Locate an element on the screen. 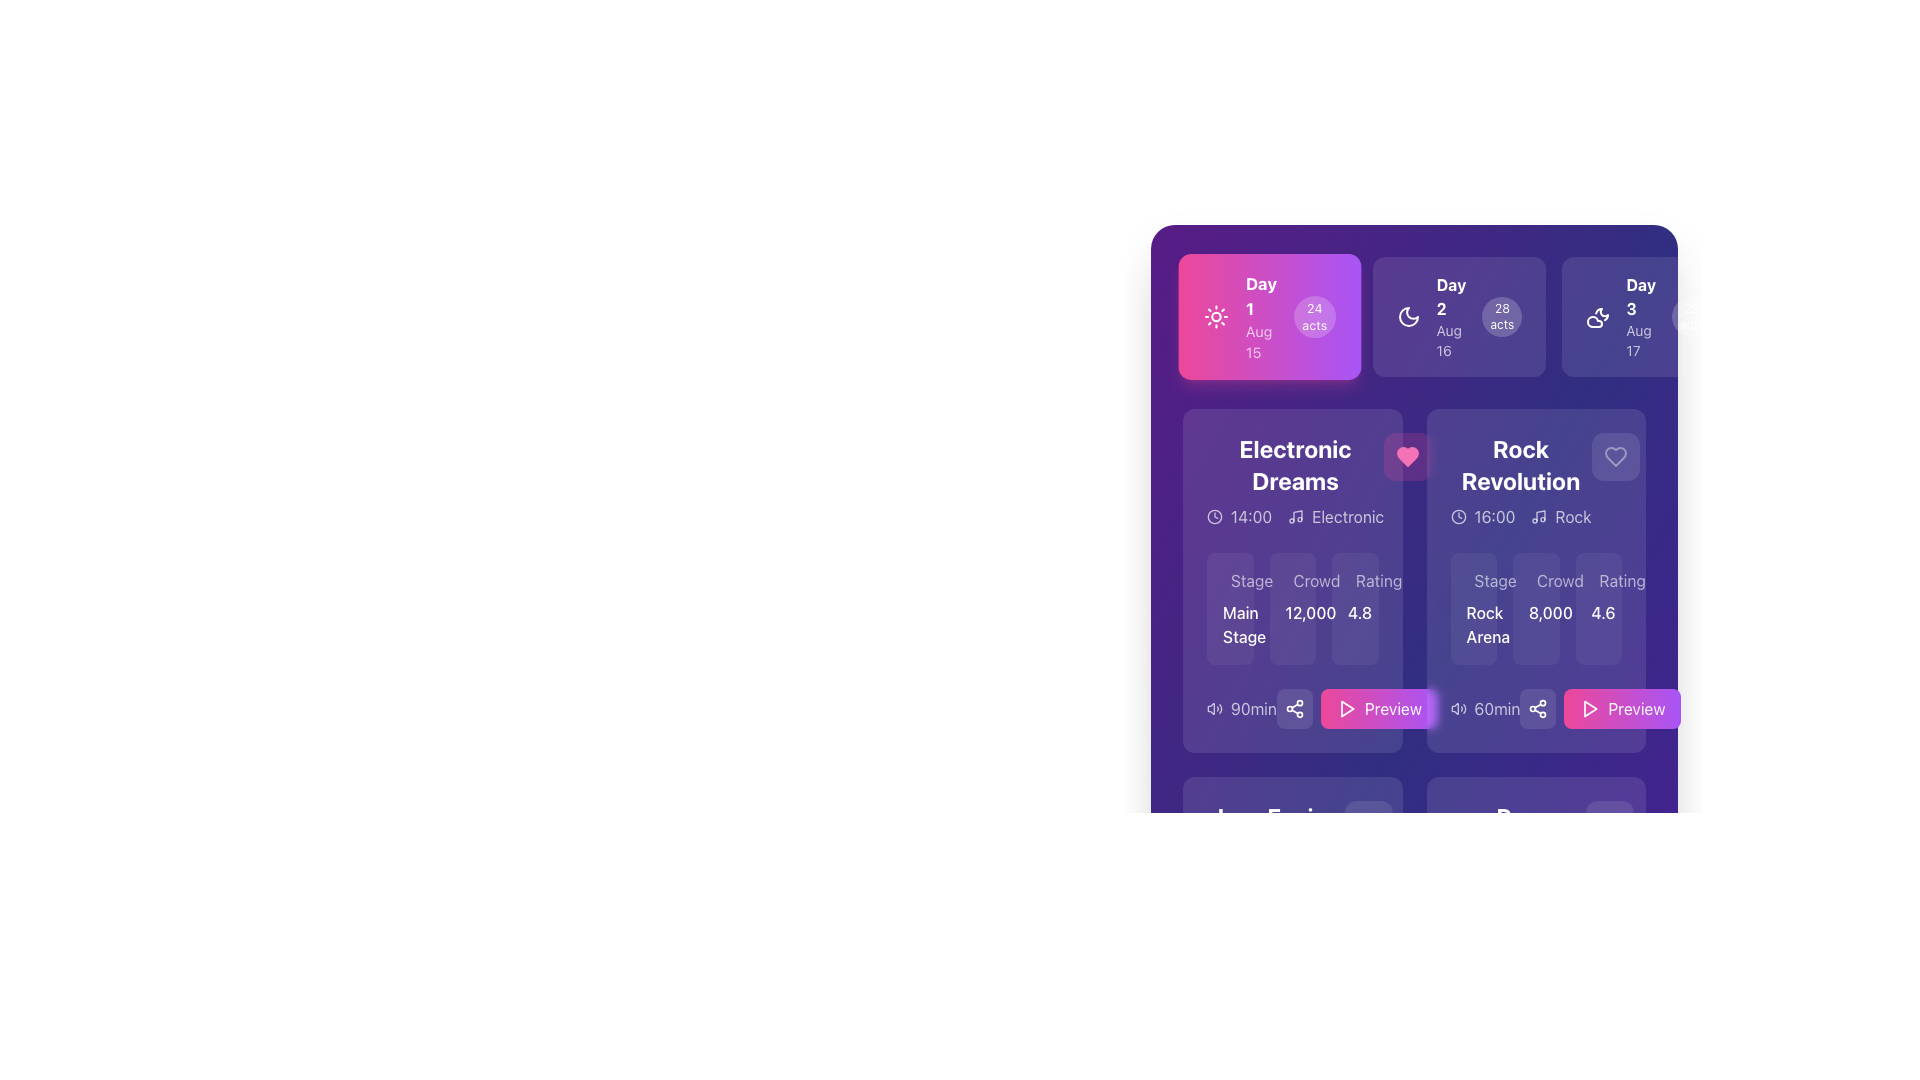 The image size is (1920, 1080). the bold, white text labeled 'Day 1' displayed on a vibrant magenta background, located at the top-right of the user interface is located at coordinates (1260, 296).